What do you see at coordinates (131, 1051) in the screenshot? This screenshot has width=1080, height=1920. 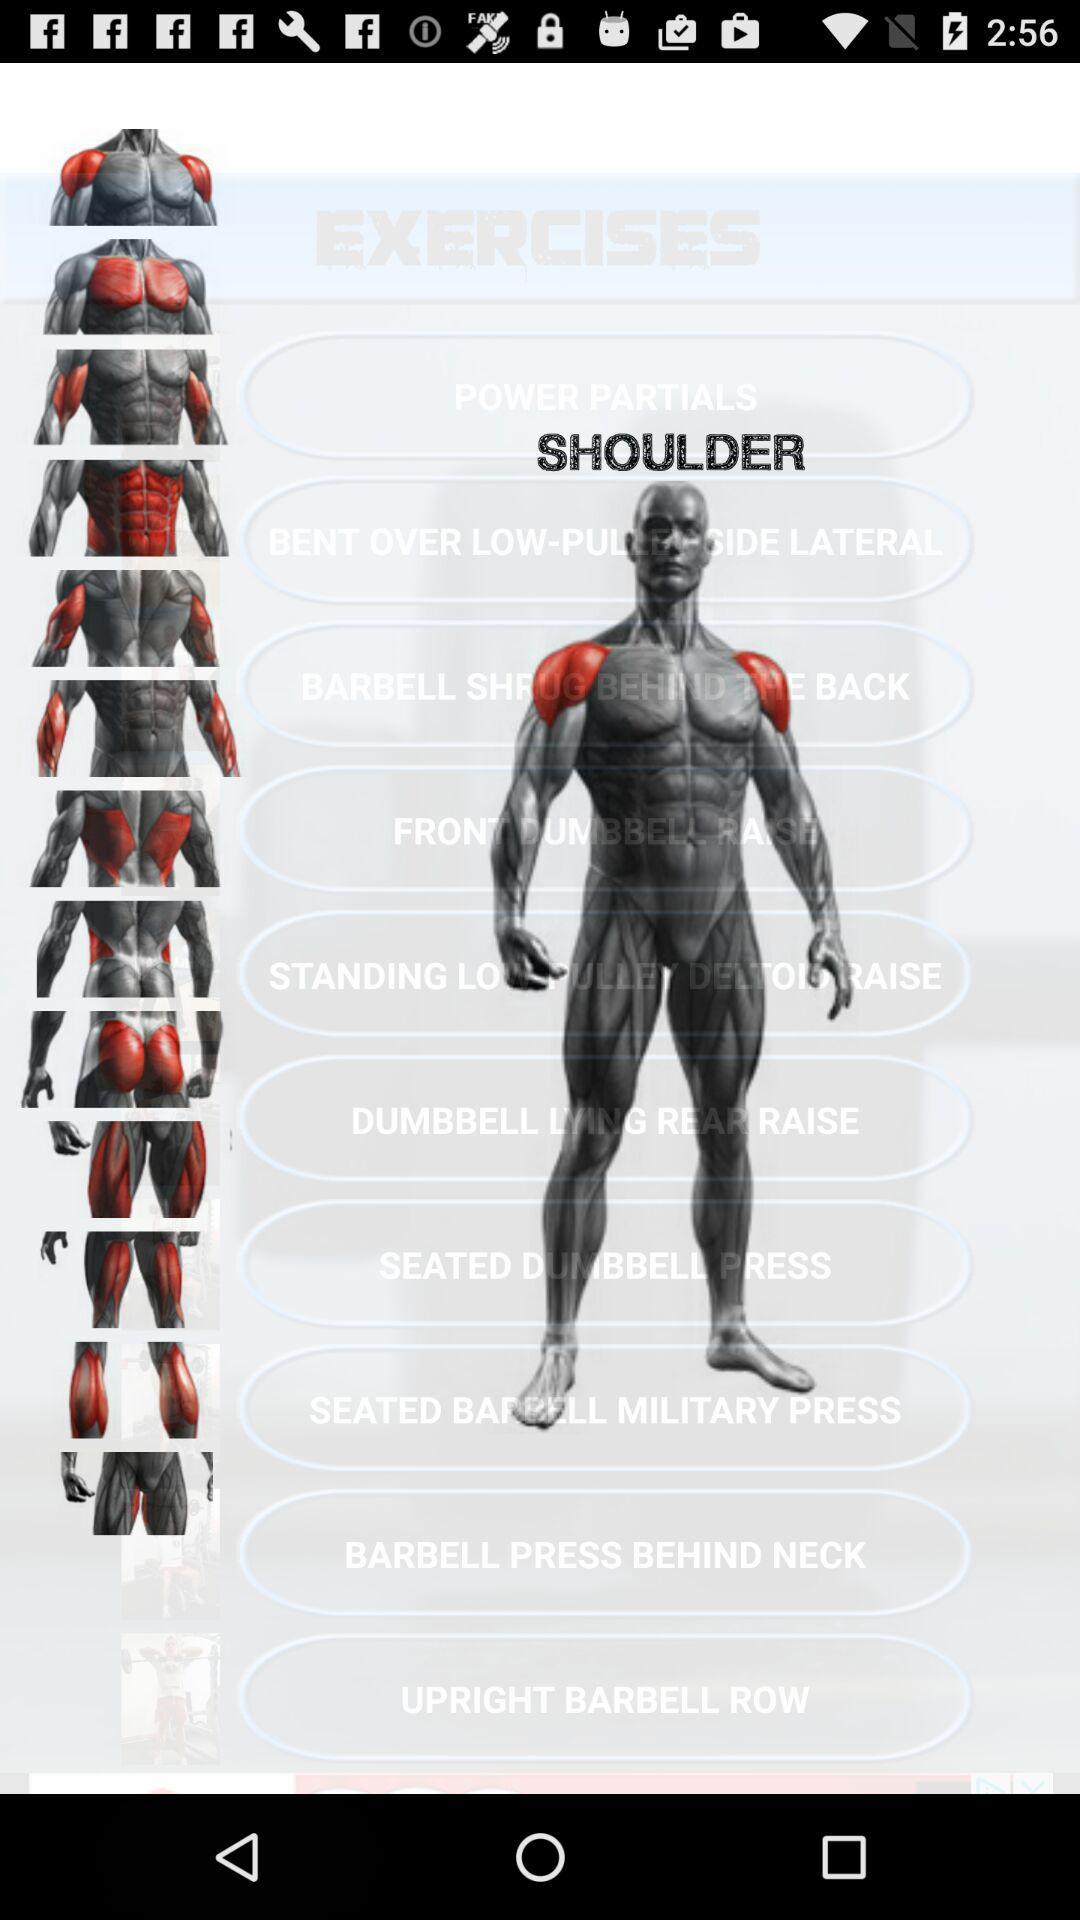 I see `choose exercises targeting butt` at bounding box center [131, 1051].